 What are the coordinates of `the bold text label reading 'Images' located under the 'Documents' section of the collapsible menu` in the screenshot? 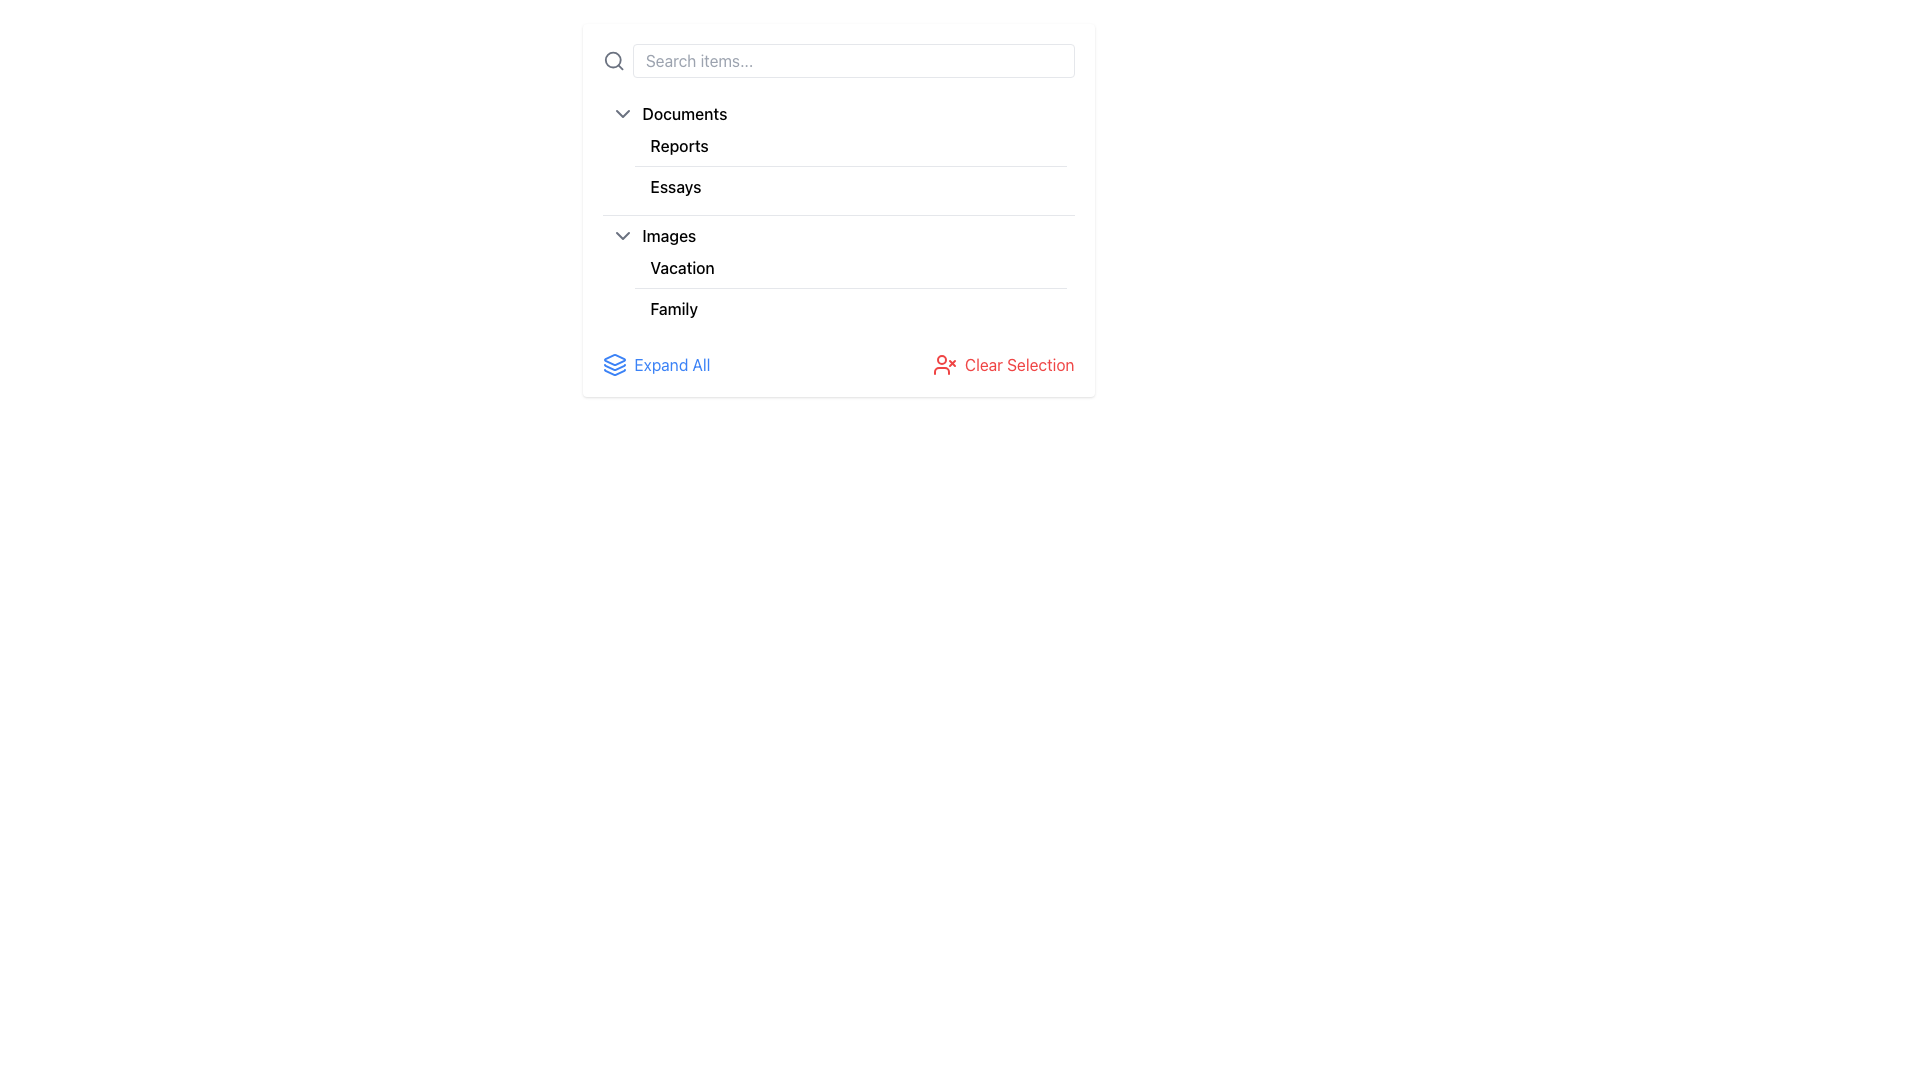 It's located at (669, 234).